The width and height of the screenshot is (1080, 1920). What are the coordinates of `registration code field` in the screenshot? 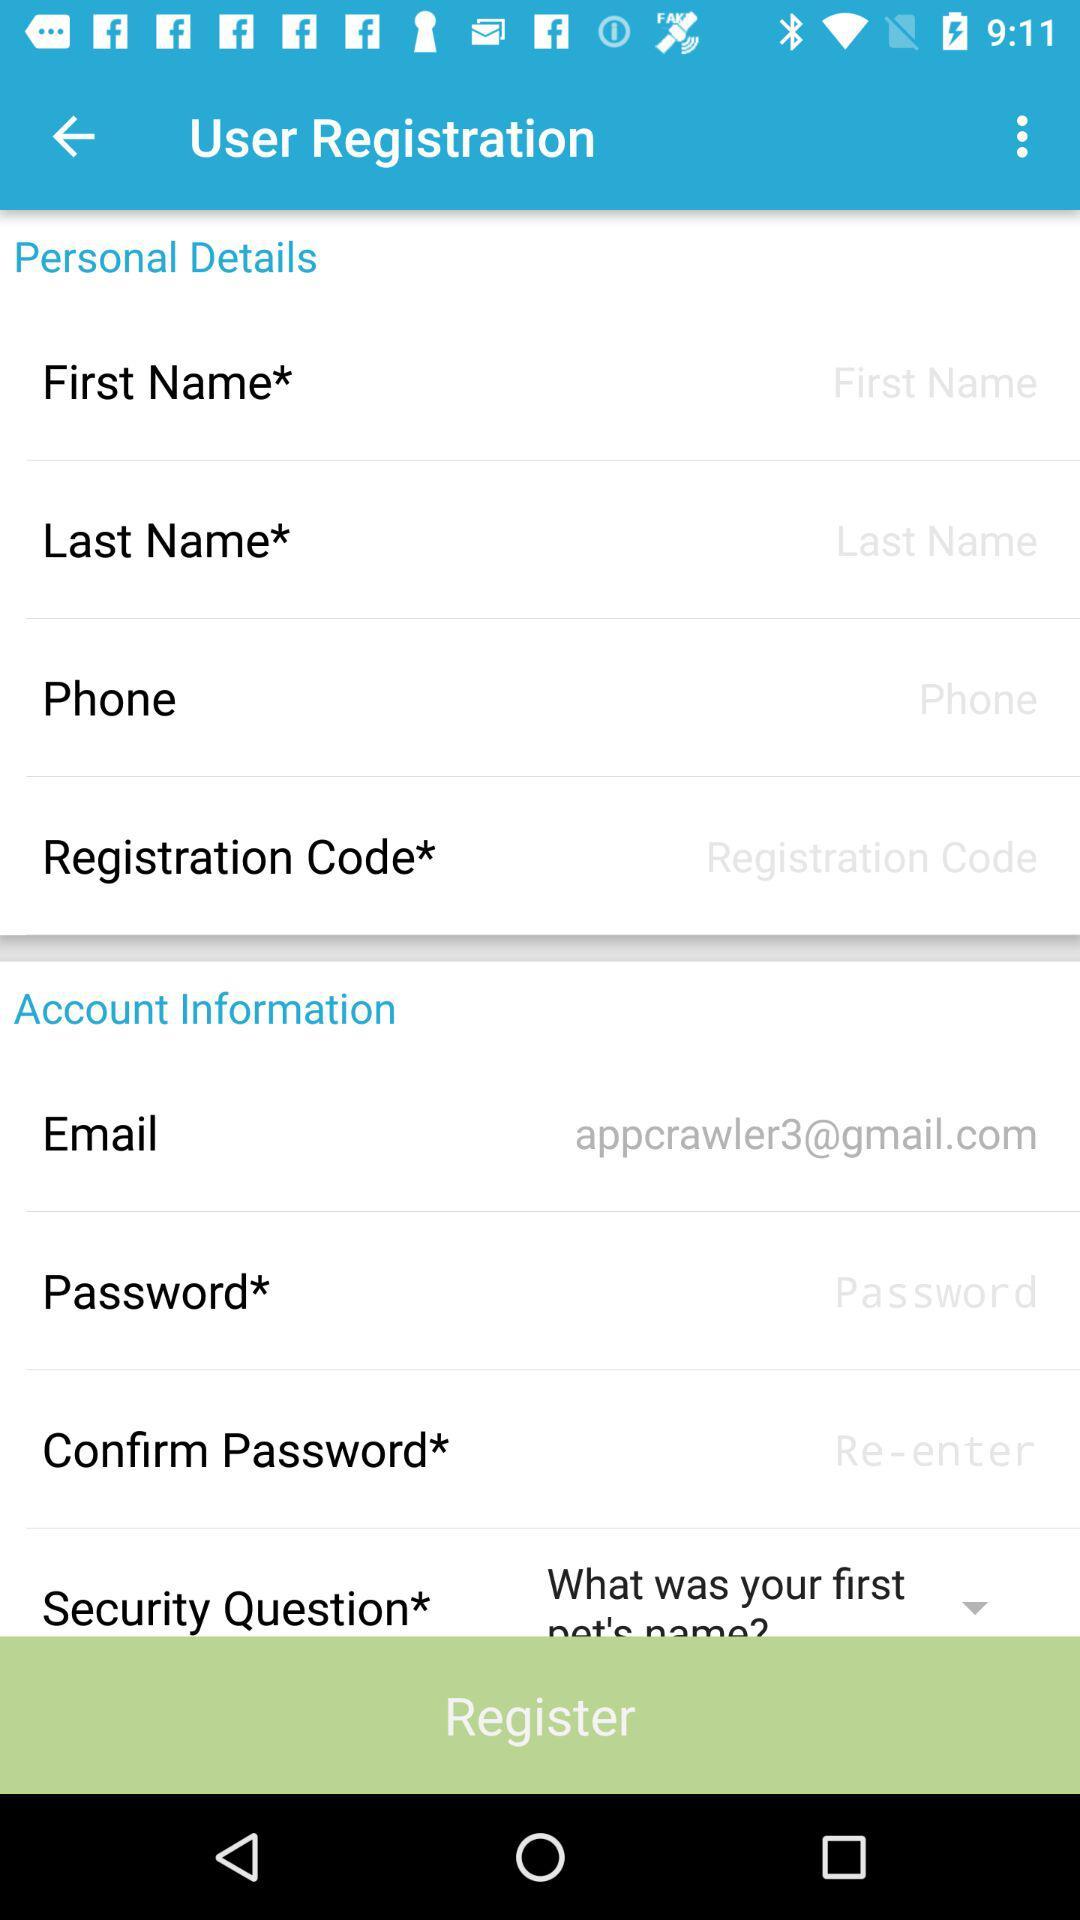 It's located at (791, 855).